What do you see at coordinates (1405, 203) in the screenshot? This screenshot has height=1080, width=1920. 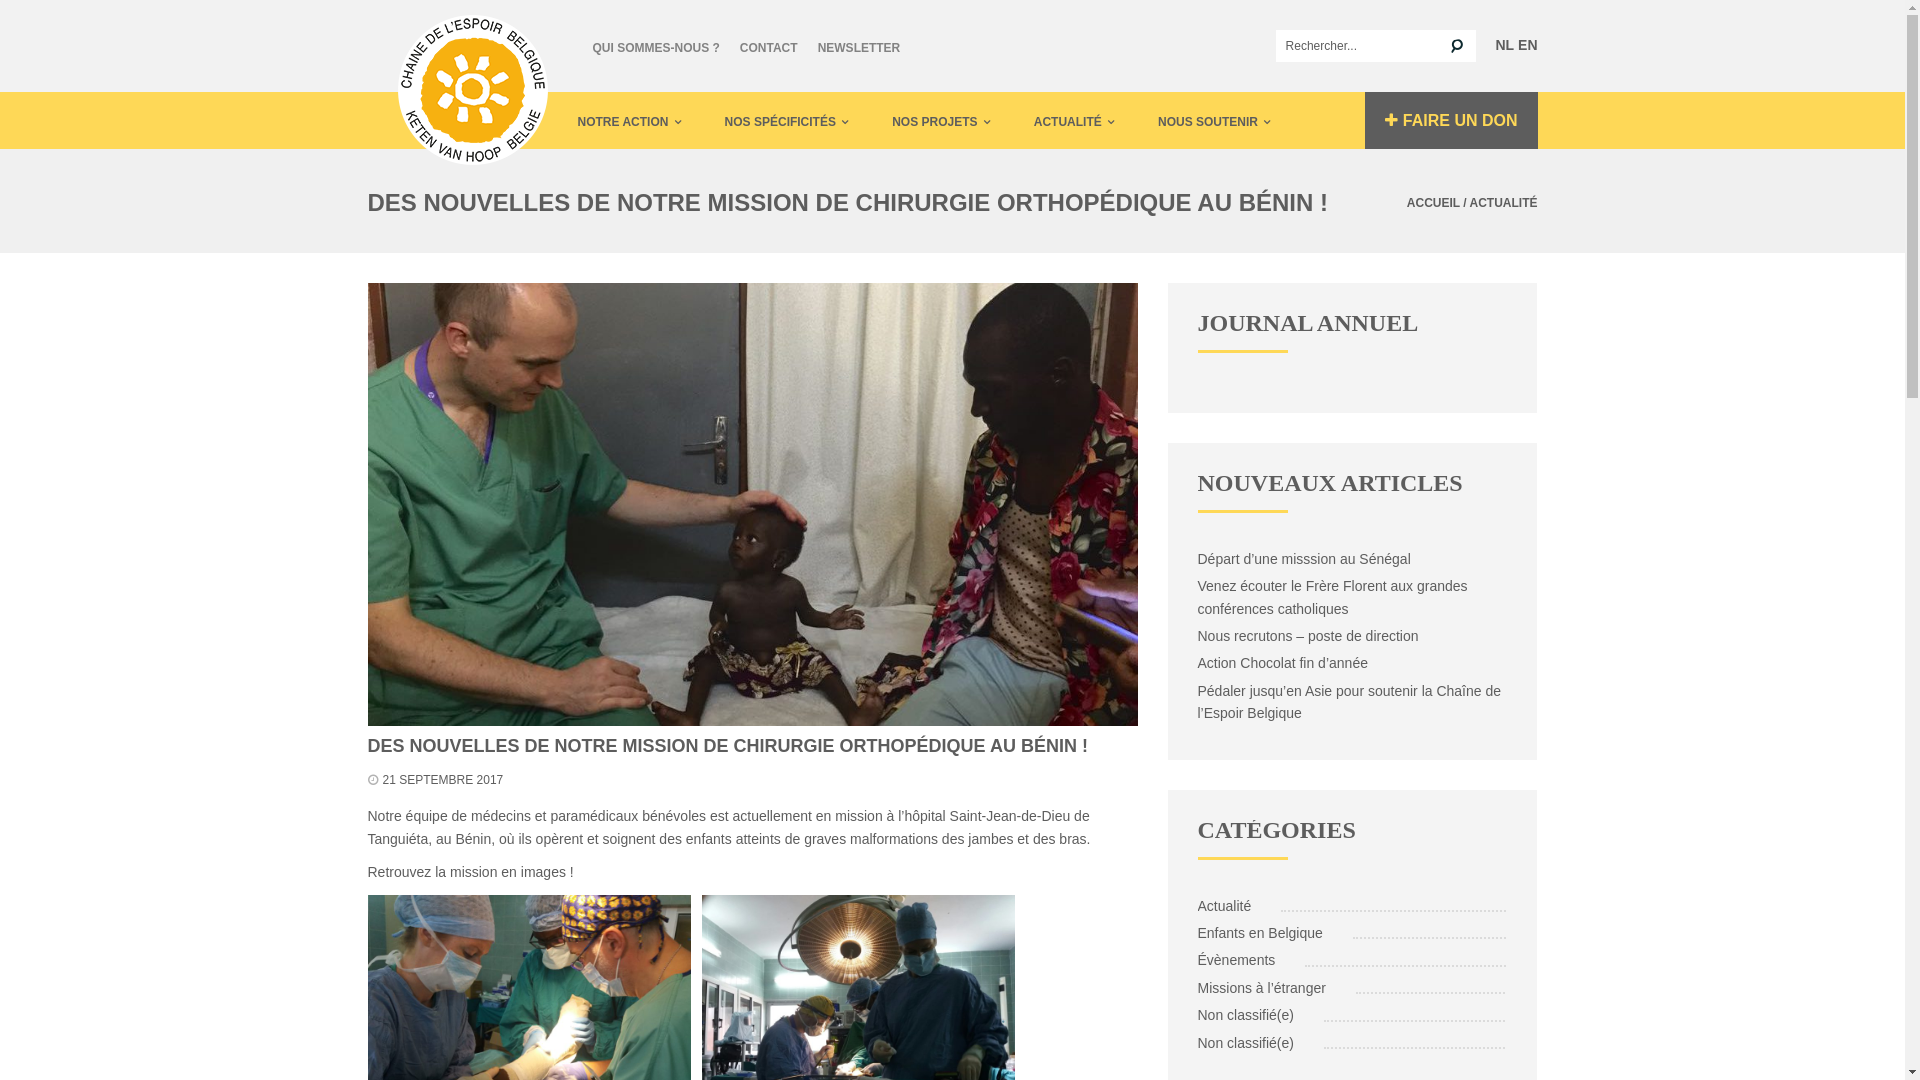 I see `'ACCUEIL'` at bounding box center [1405, 203].